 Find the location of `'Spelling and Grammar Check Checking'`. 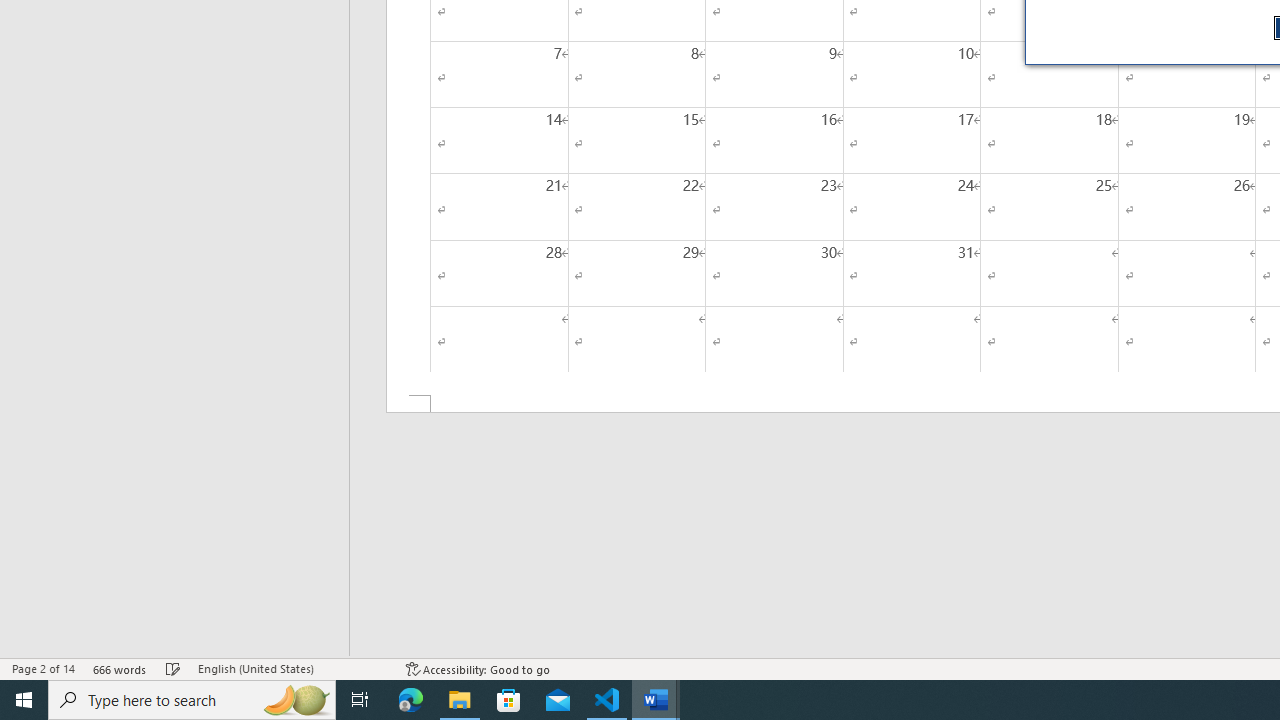

'Spelling and Grammar Check Checking' is located at coordinates (173, 669).